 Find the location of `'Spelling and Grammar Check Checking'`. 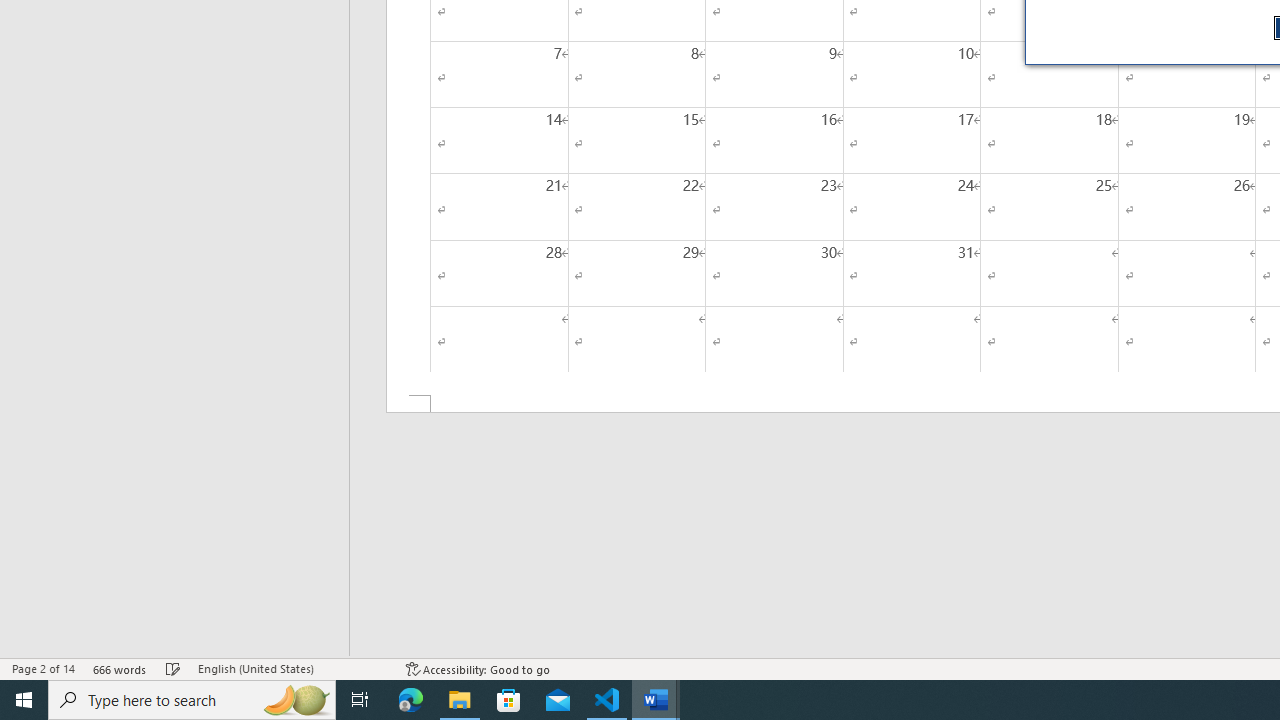

'Spelling and Grammar Check Checking' is located at coordinates (173, 669).